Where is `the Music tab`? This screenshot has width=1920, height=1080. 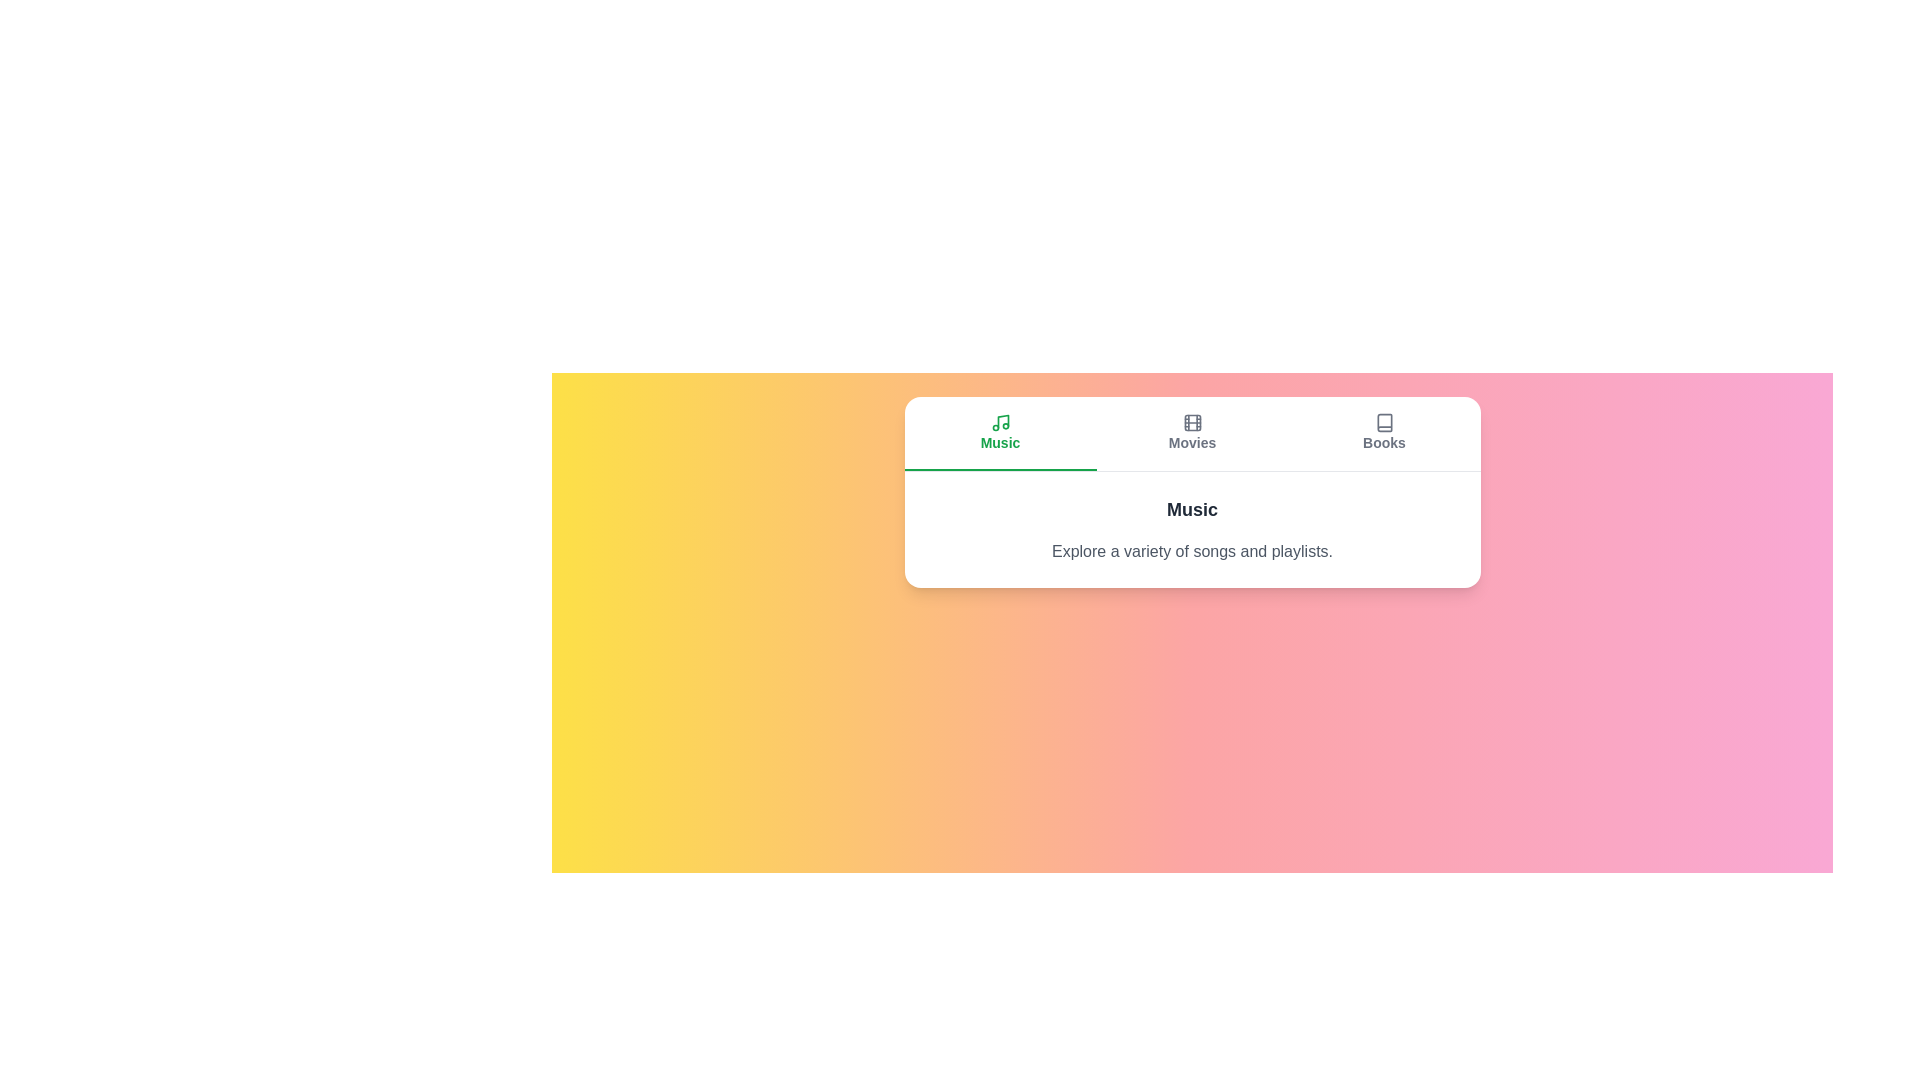
the Music tab is located at coordinates (1000, 433).